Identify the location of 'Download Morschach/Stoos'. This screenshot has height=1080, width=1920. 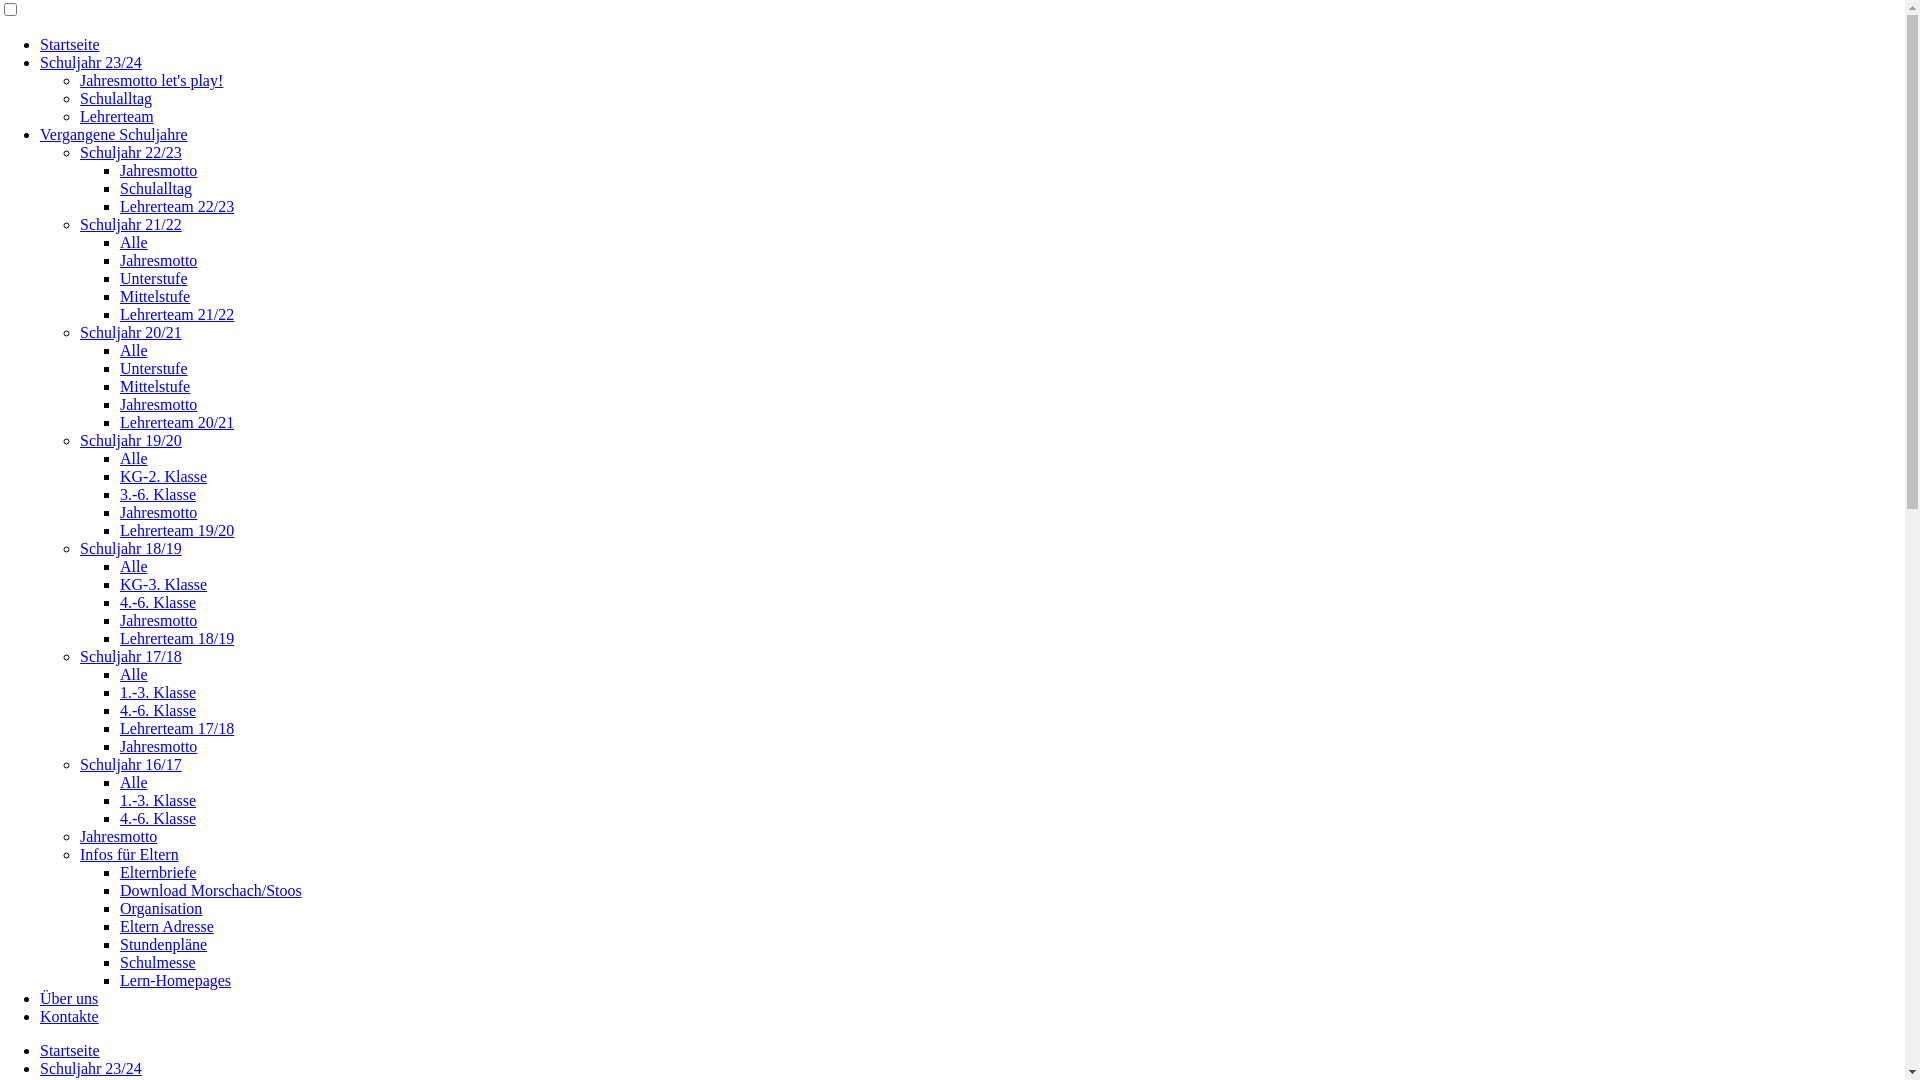
(211, 889).